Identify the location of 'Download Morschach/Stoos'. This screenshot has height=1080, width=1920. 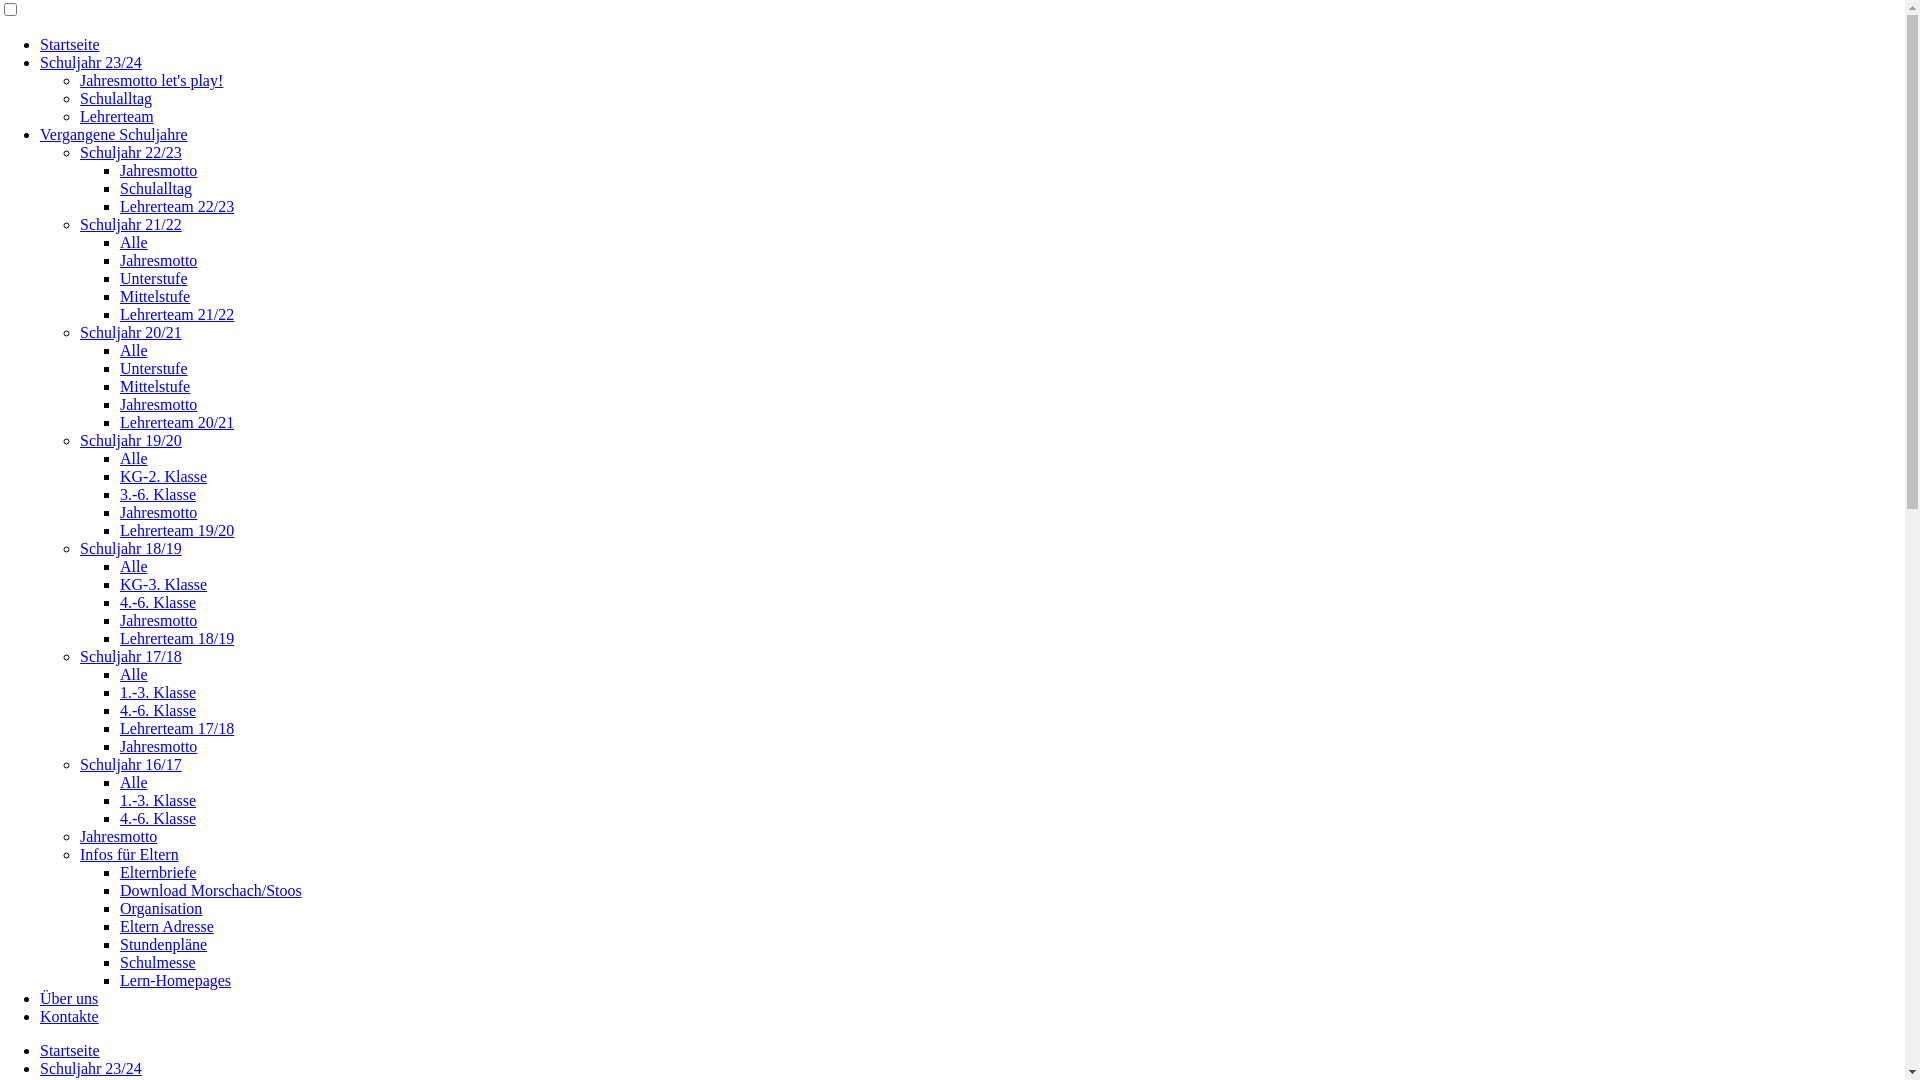
(211, 889).